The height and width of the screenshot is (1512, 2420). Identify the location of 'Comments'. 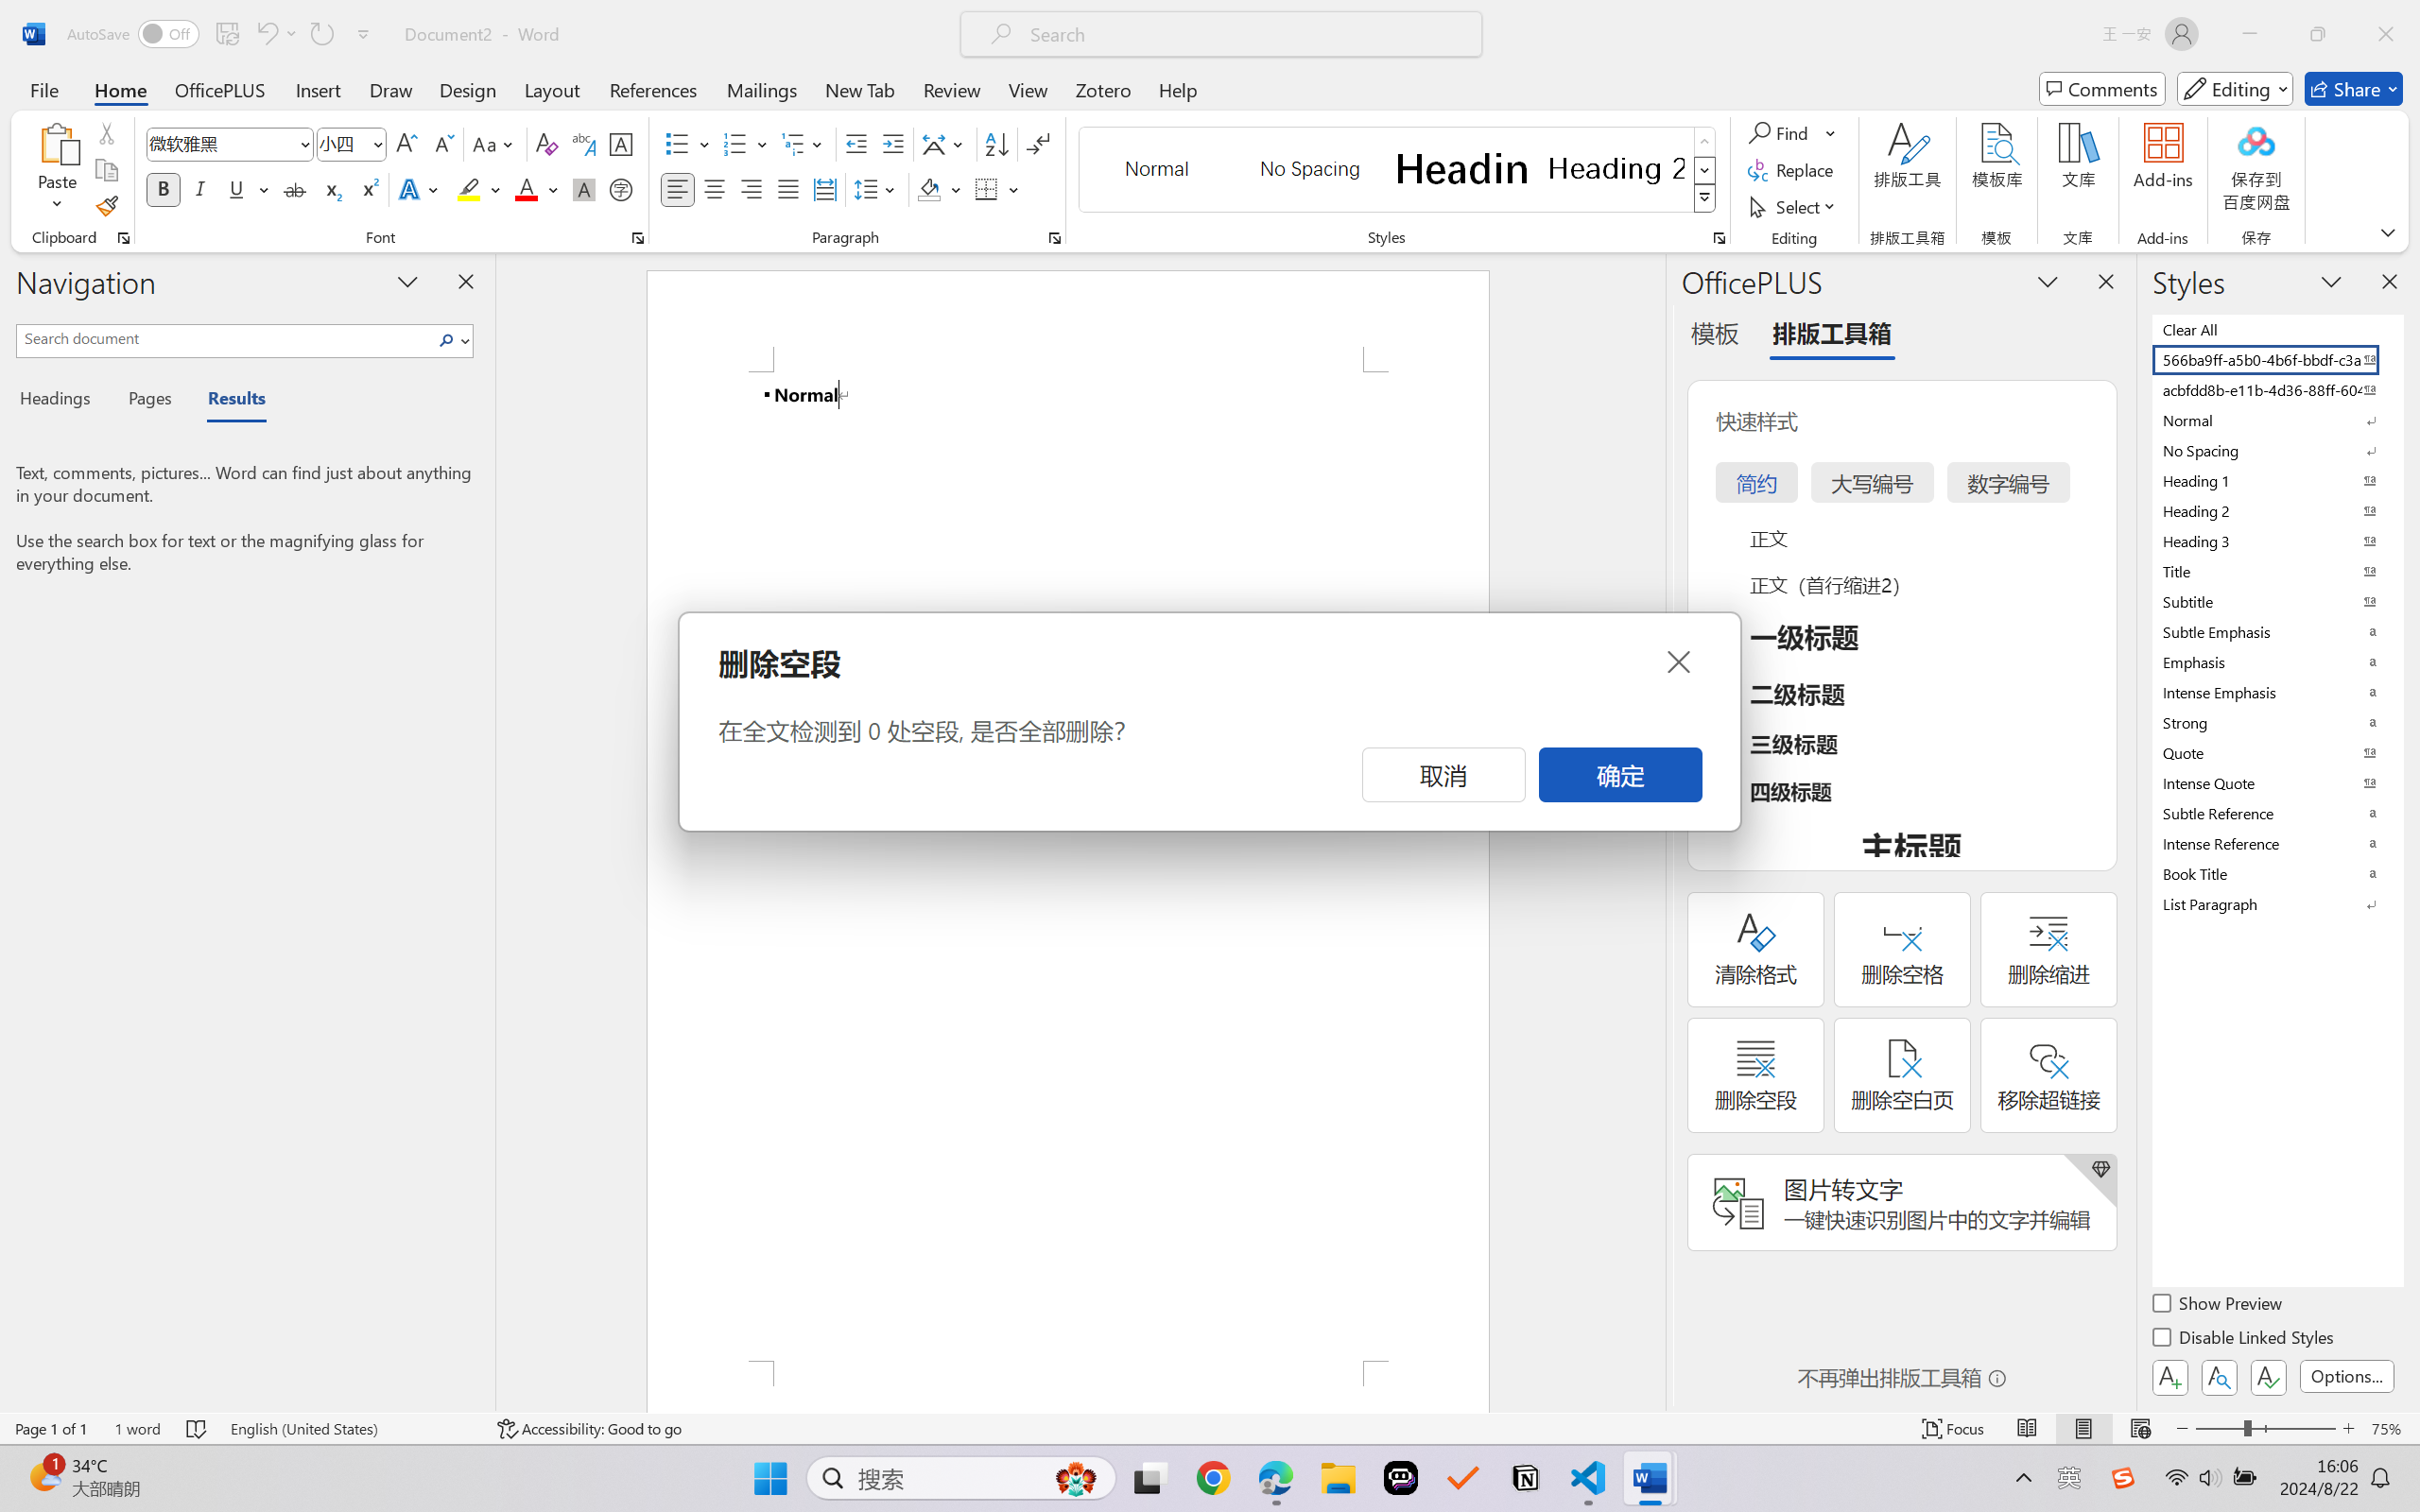
(2102, 88).